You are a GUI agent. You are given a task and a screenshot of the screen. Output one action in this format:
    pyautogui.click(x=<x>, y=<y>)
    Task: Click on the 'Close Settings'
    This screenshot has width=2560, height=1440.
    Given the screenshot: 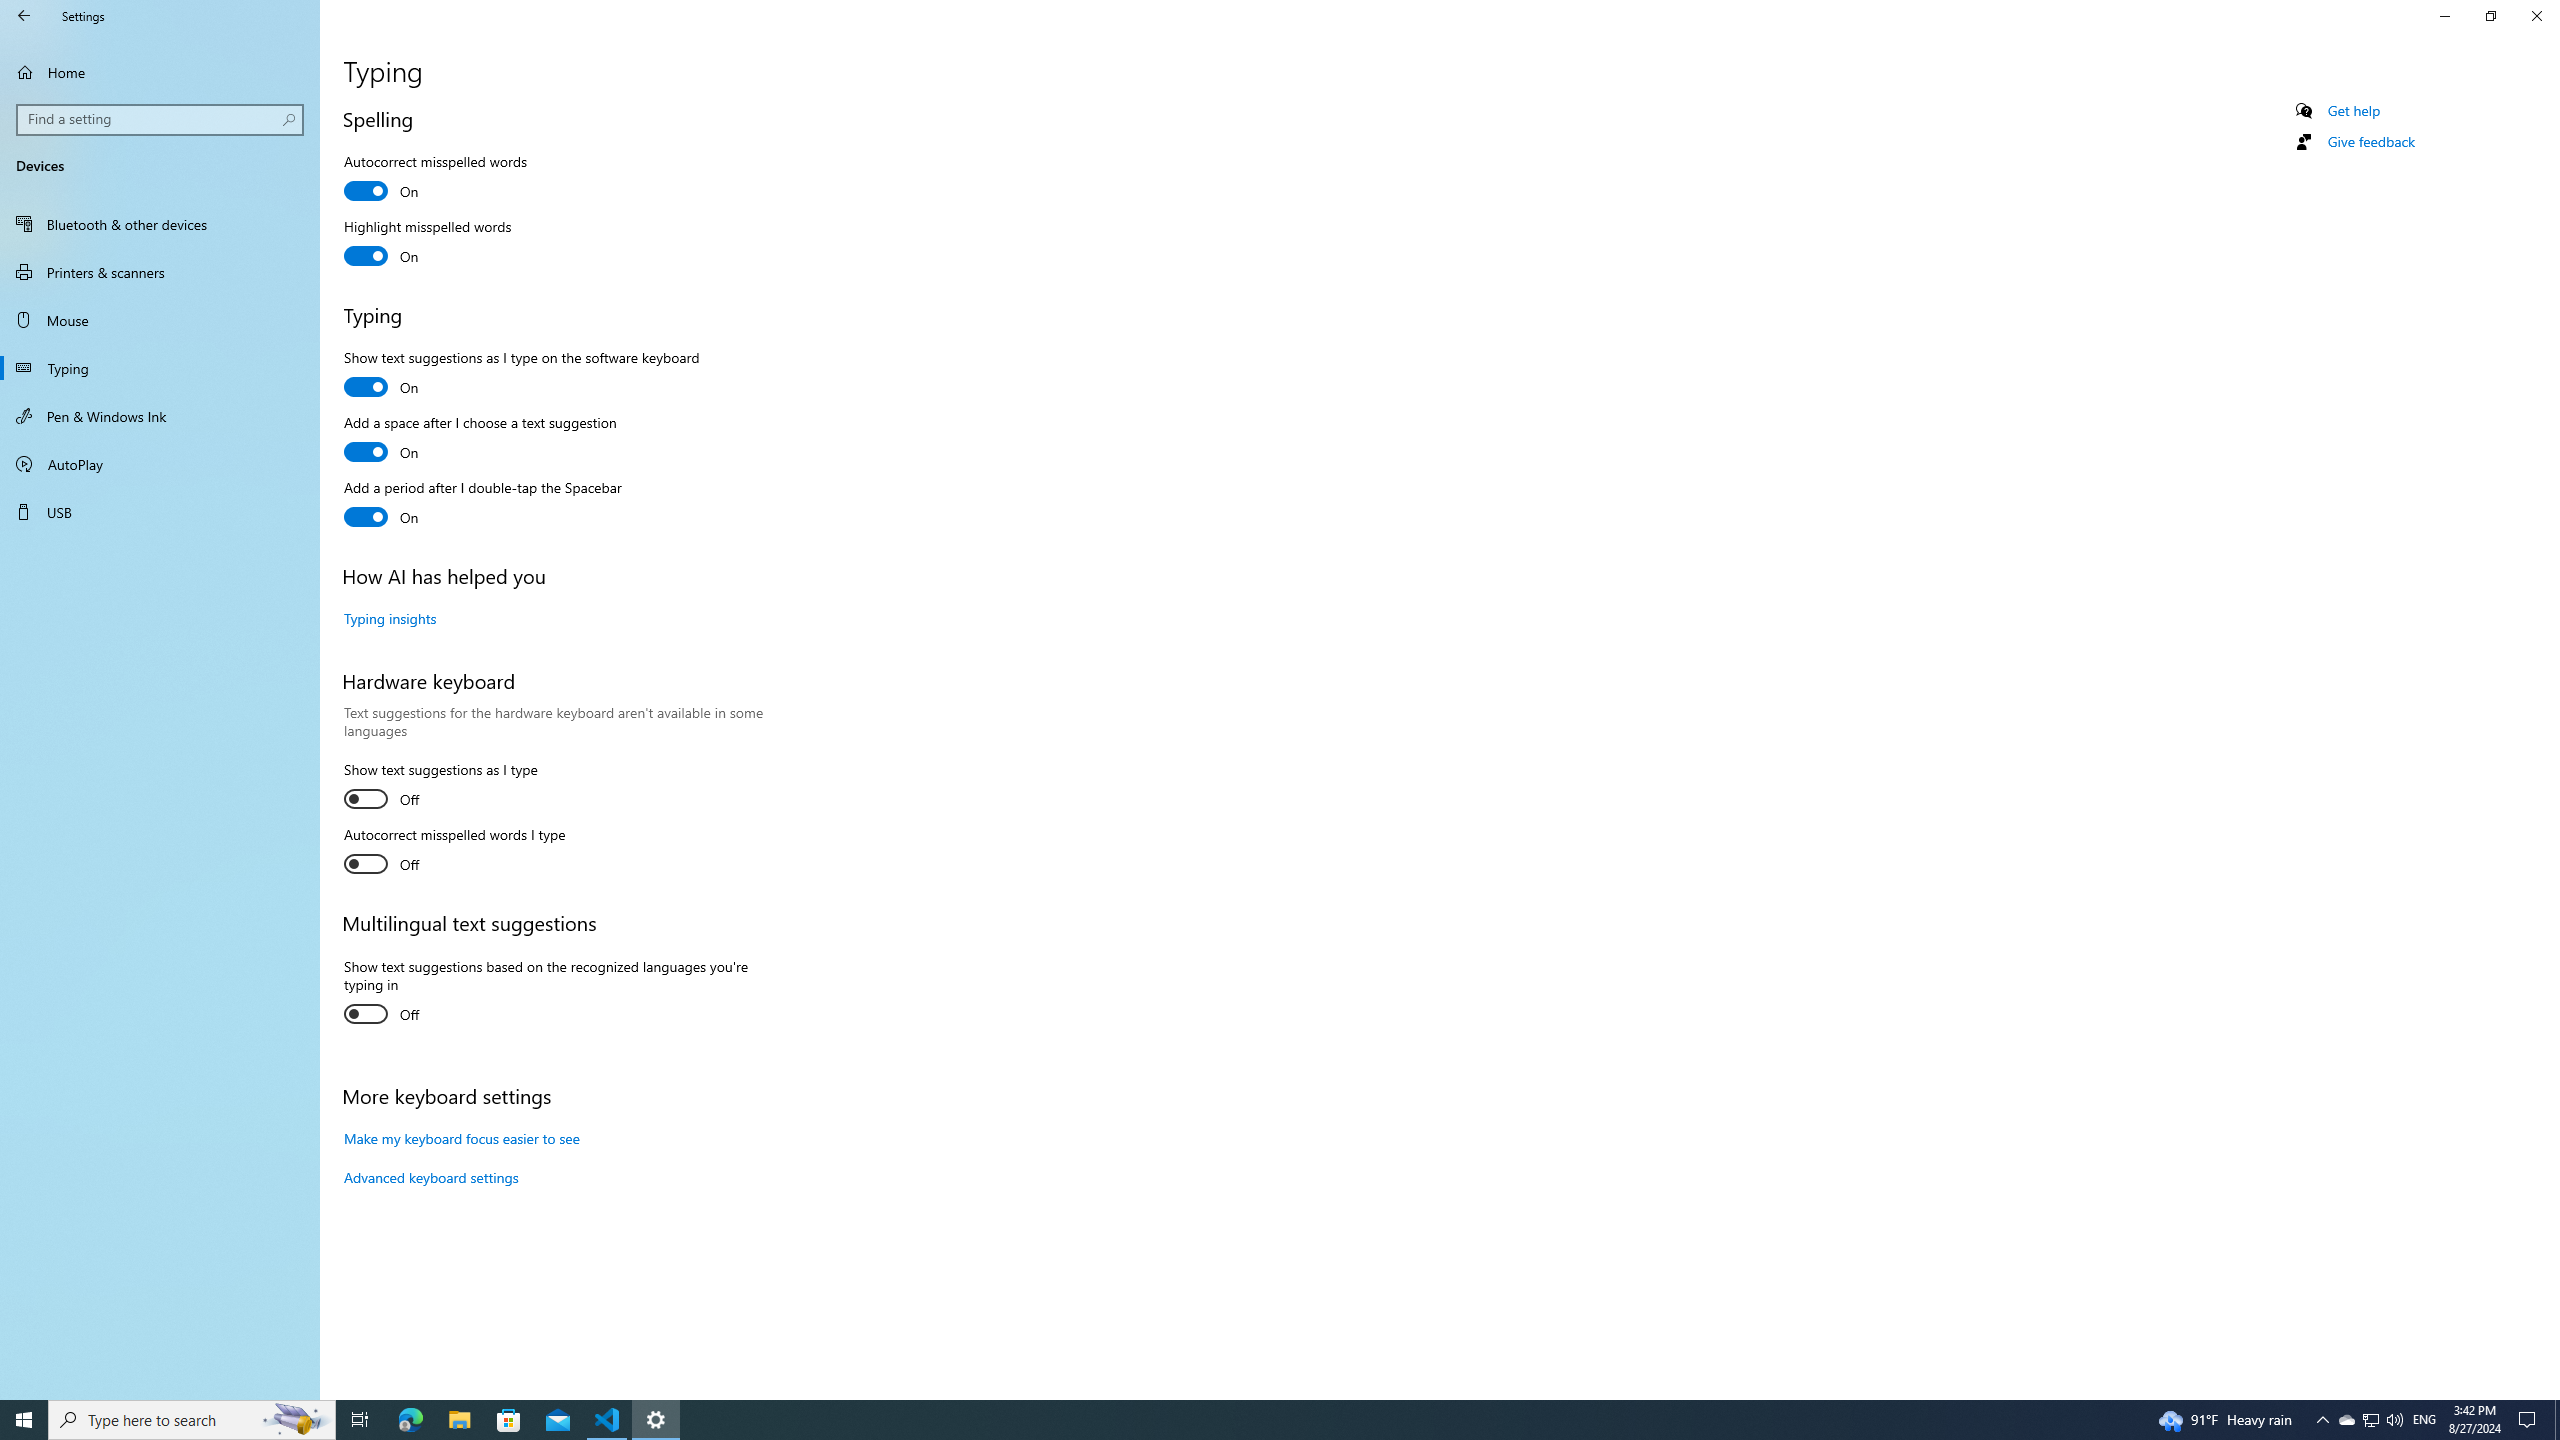 What is the action you would take?
    pyautogui.click(x=2535, y=15)
    